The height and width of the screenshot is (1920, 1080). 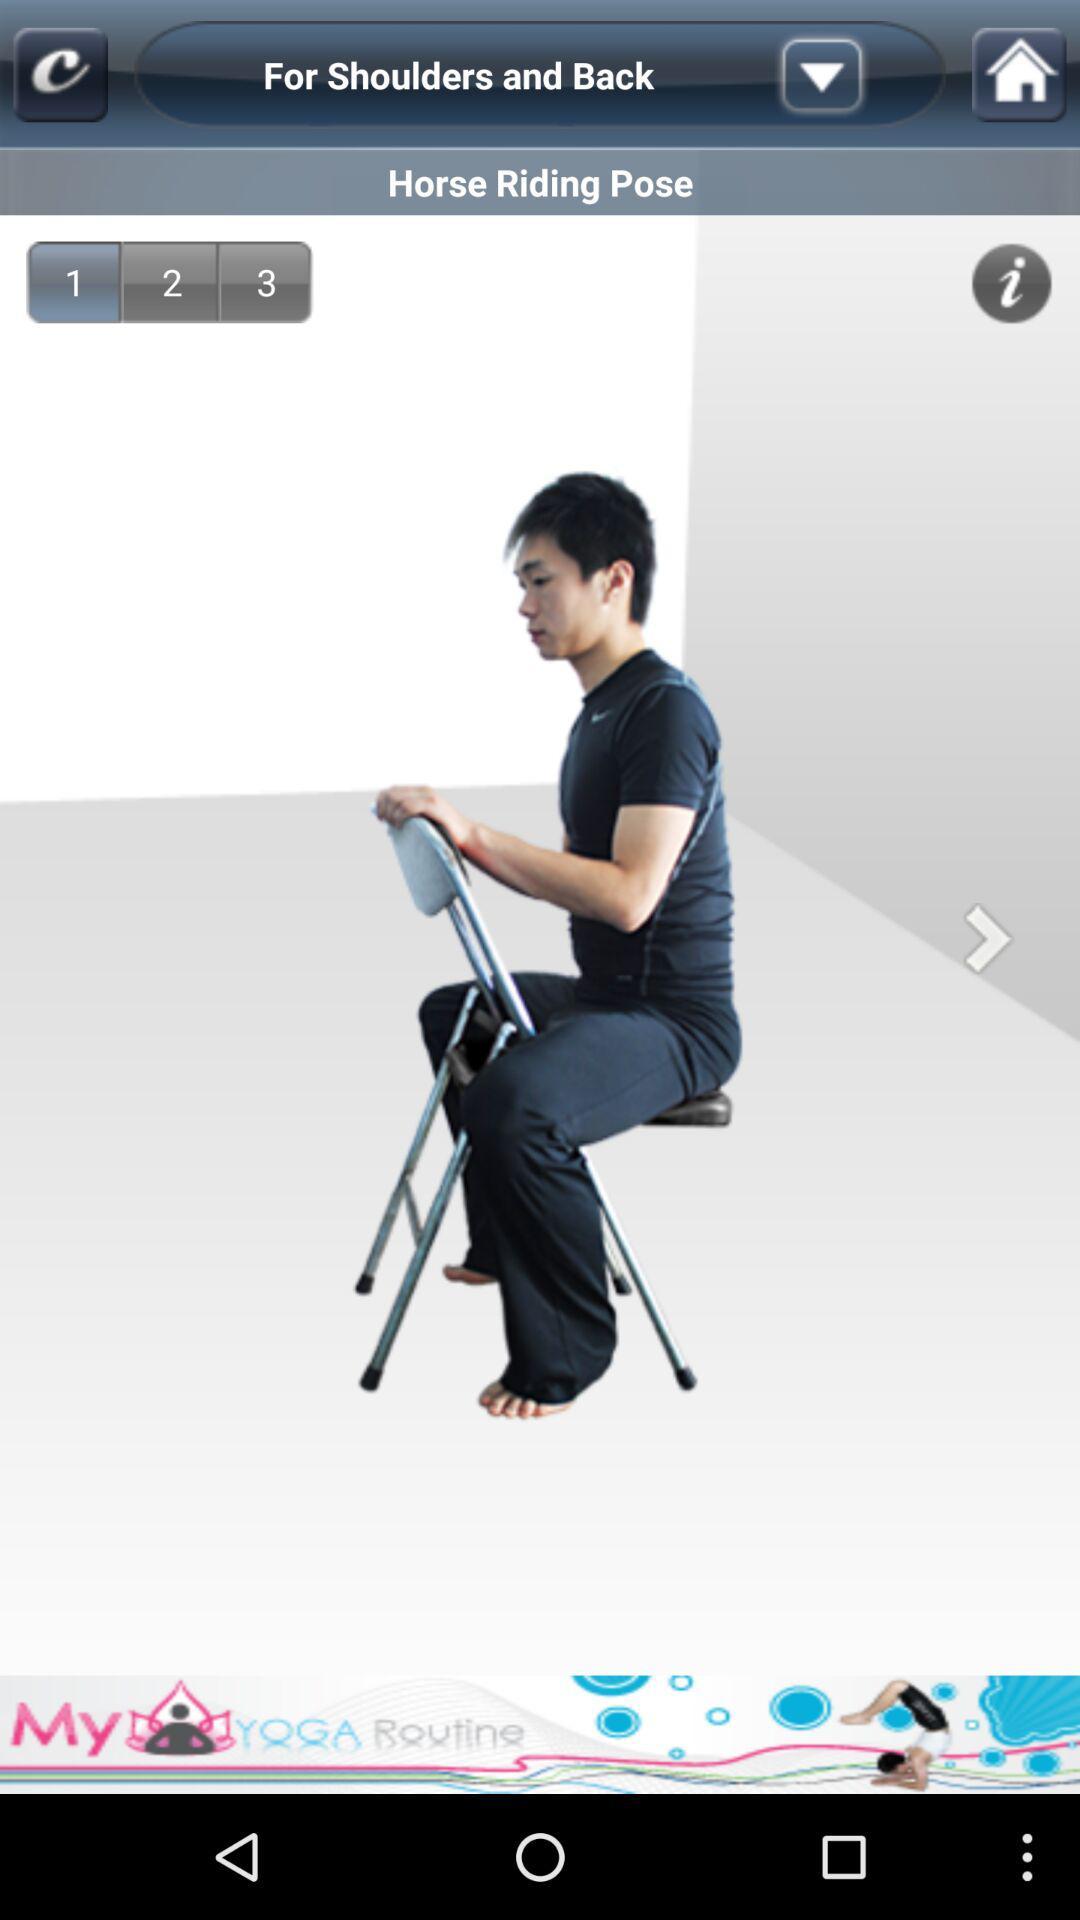 What do you see at coordinates (73, 281) in the screenshot?
I see `the item below horse riding pose app` at bounding box center [73, 281].